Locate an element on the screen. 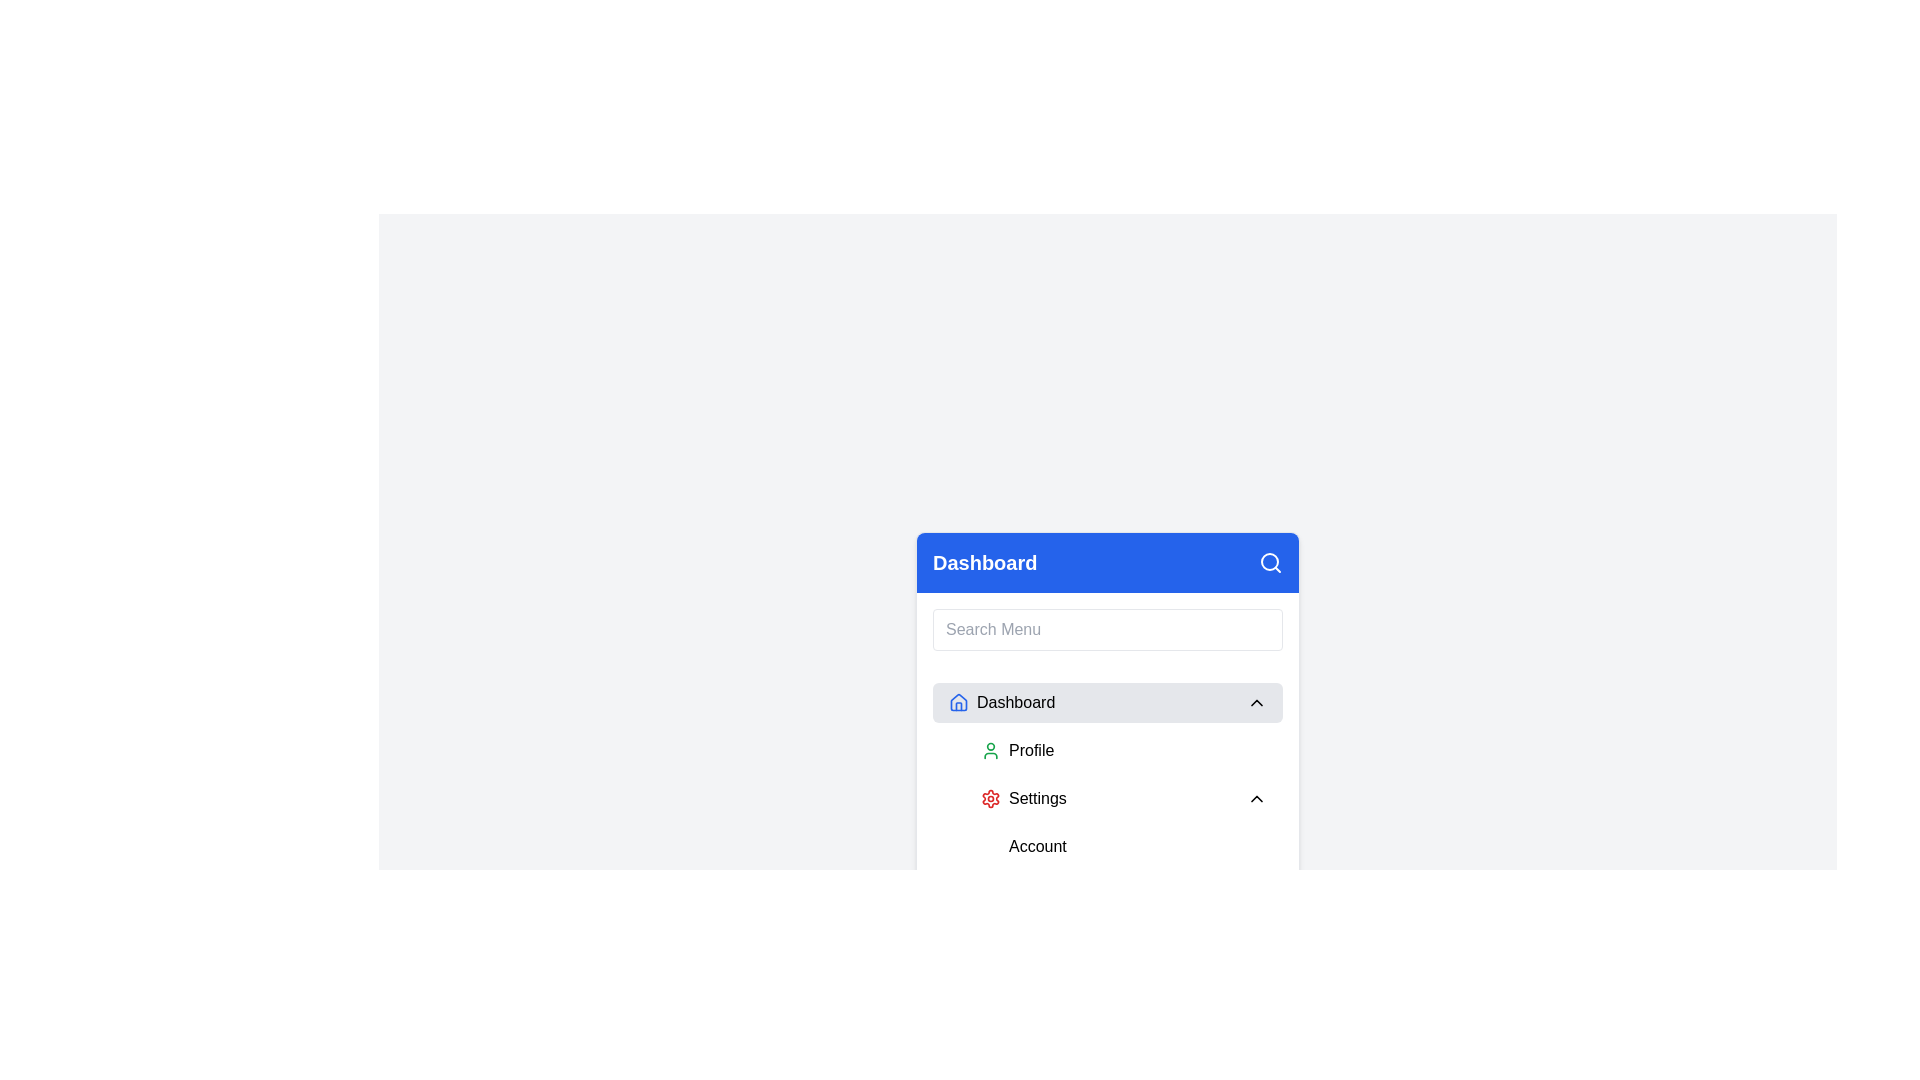 The height and width of the screenshot is (1080, 1920). the 'Settings' menu item, which features a red gear icon and is located in the sidebar menu, positioned between 'Profile' and 'Account' is located at coordinates (1023, 797).